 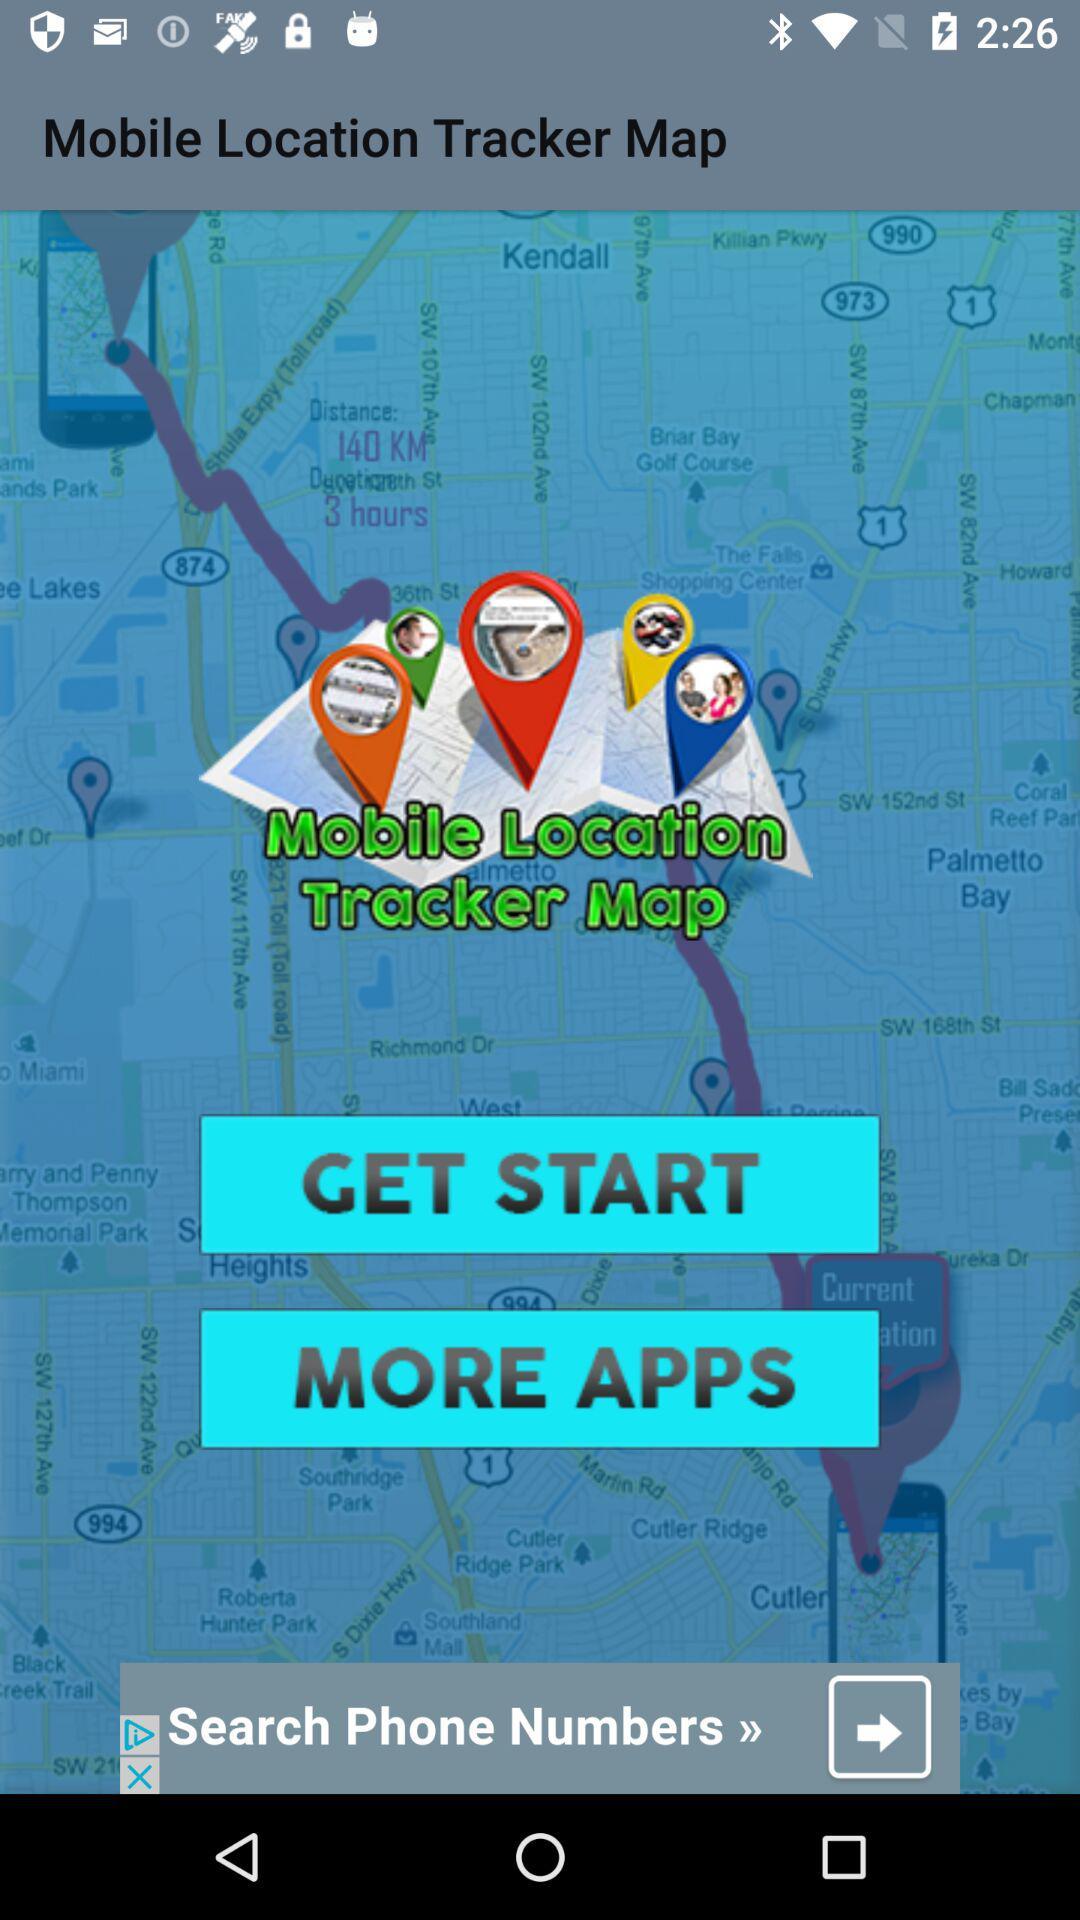 What do you see at coordinates (540, 1377) in the screenshot?
I see `more application` at bounding box center [540, 1377].